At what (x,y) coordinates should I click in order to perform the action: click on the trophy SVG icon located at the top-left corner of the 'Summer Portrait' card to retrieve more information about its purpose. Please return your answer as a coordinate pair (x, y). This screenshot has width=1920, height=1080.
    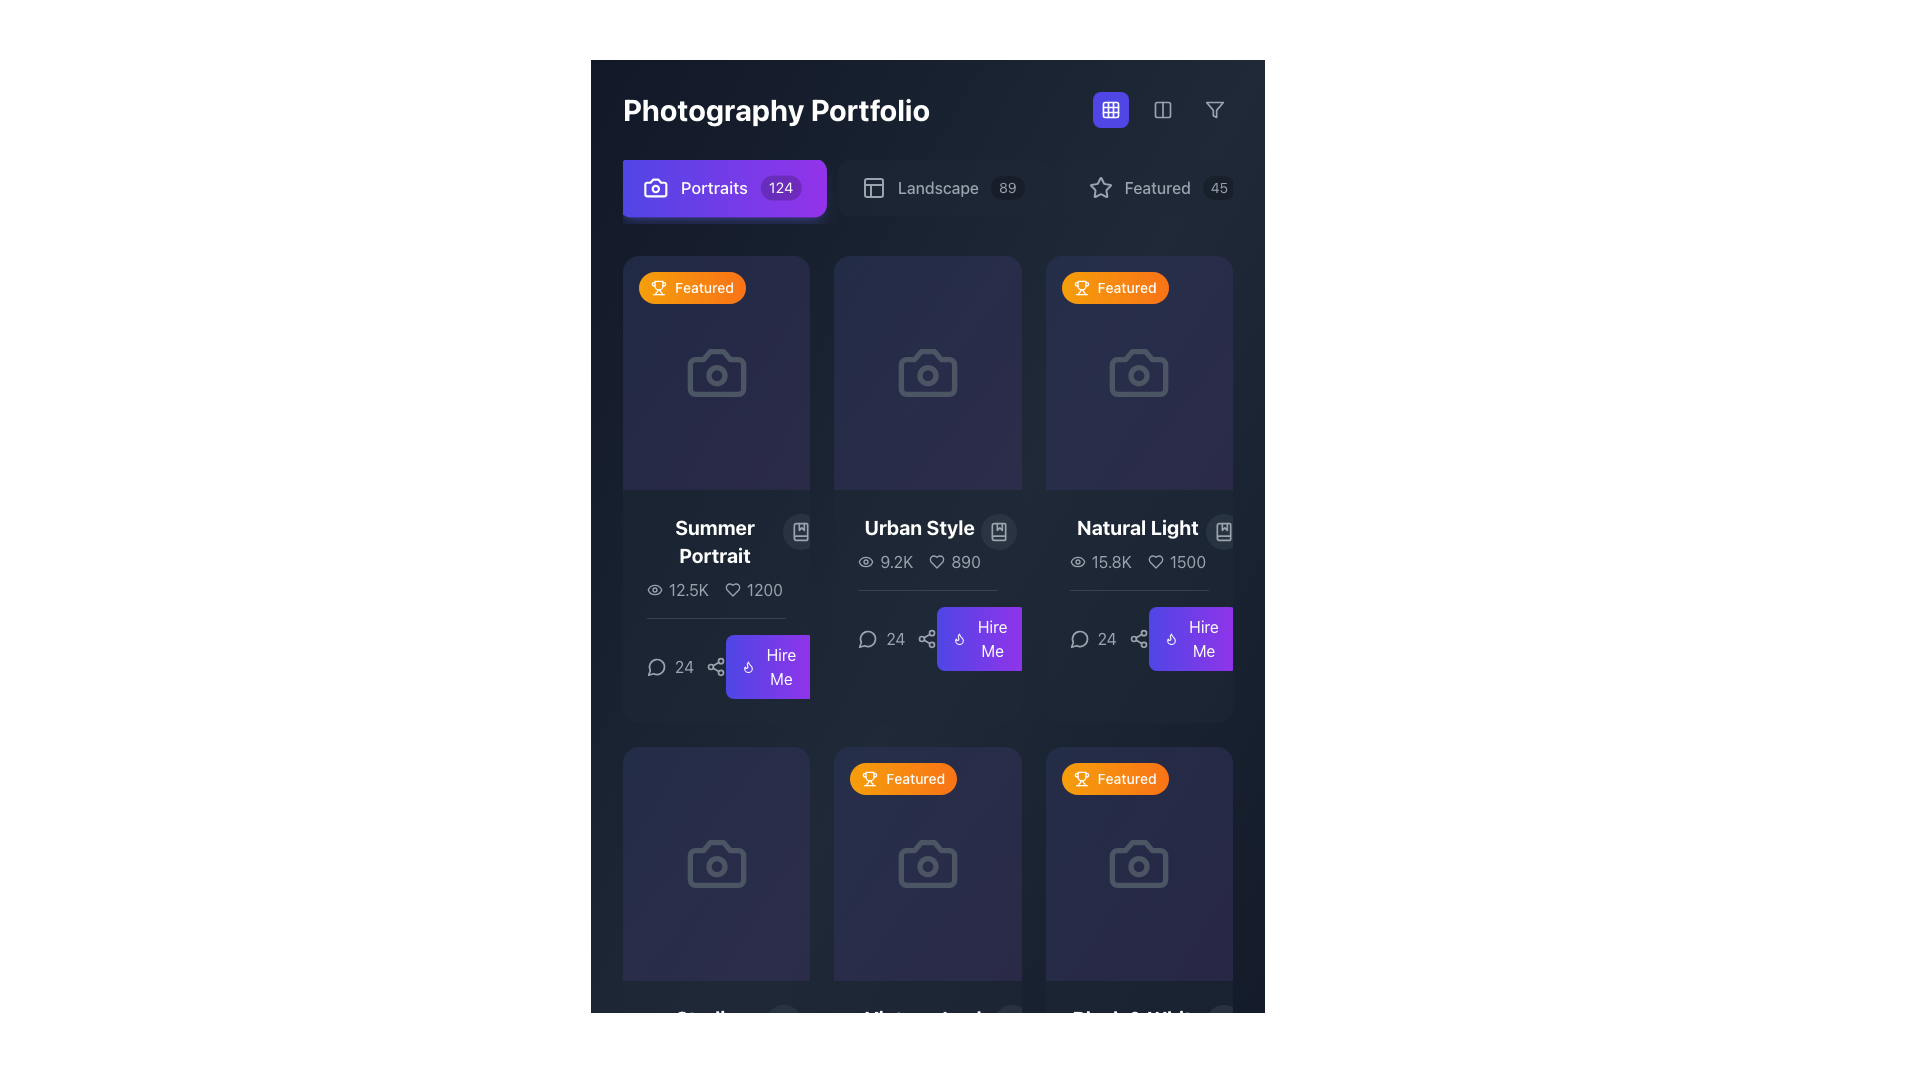
    Looking at the image, I should click on (658, 288).